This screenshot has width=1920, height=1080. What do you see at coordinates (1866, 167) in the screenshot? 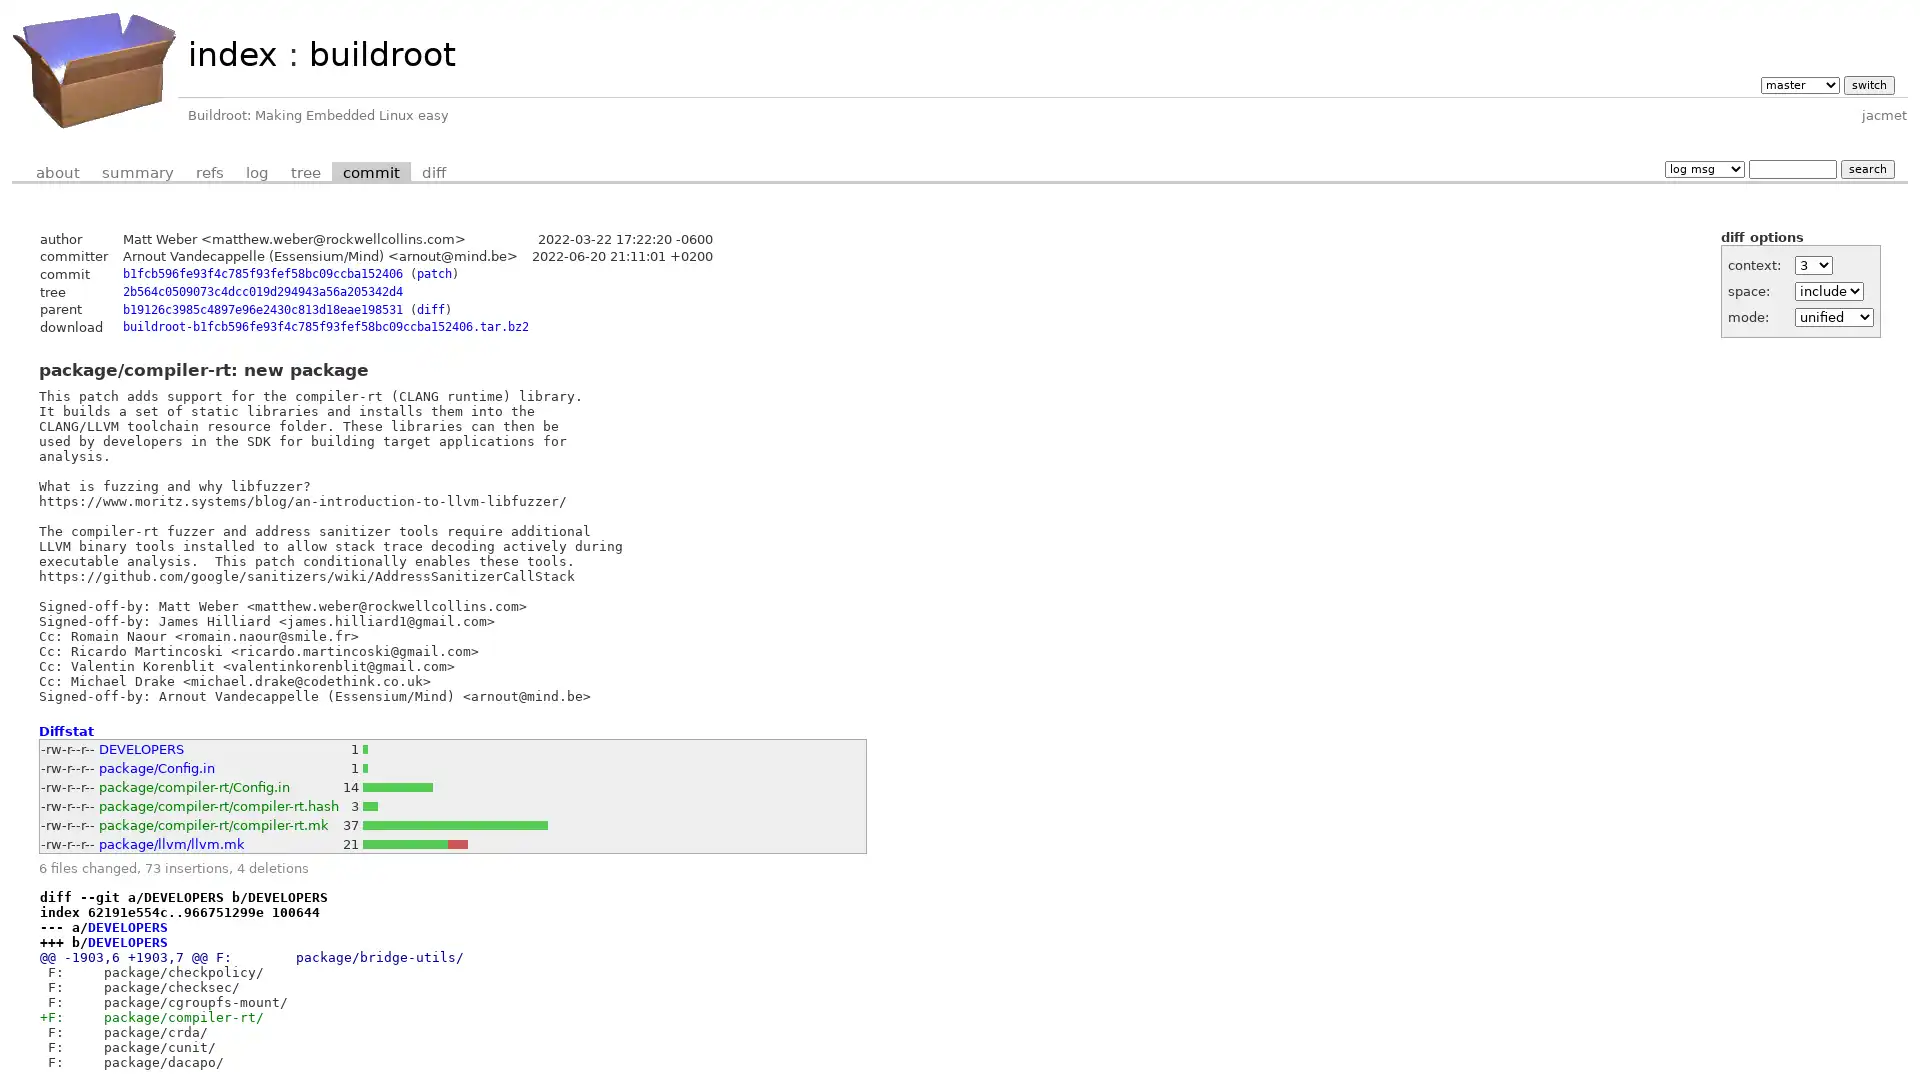
I see `search` at bounding box center [1866, 167].